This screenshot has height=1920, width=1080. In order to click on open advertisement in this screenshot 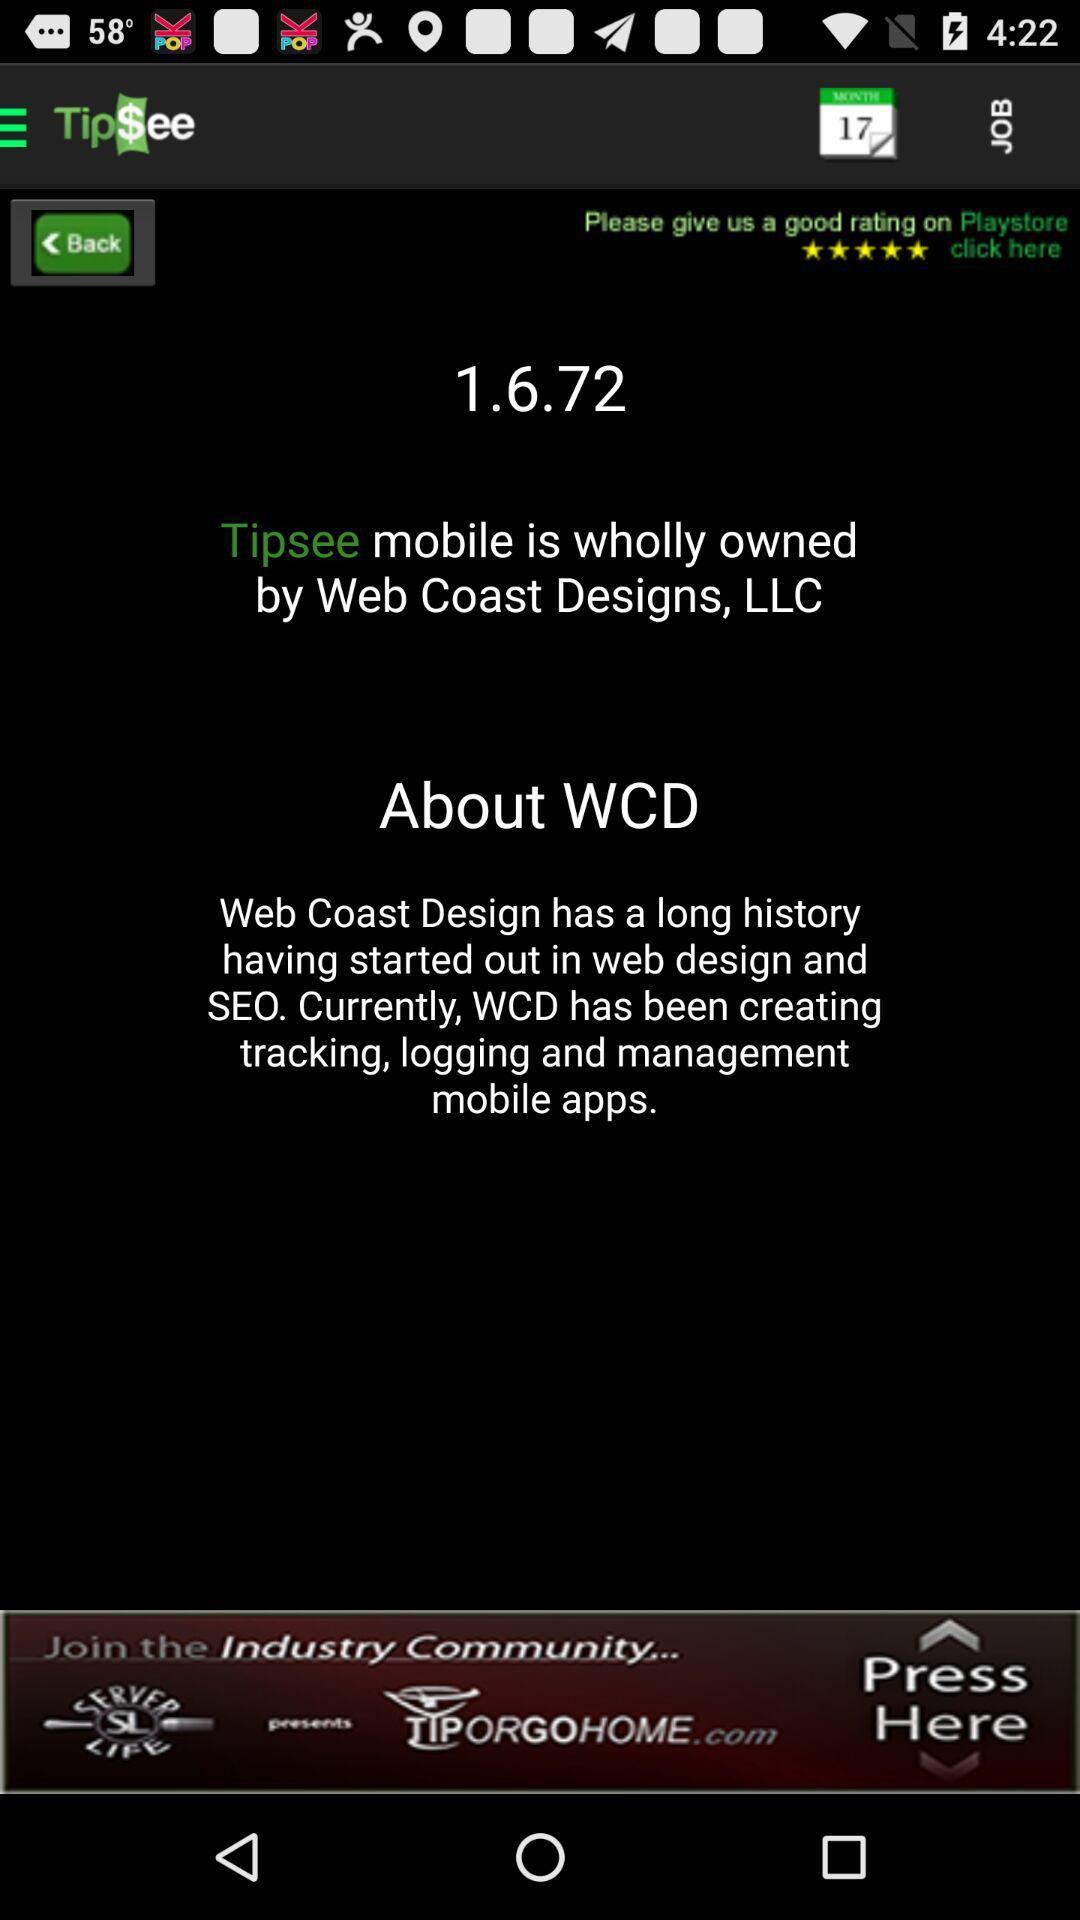, I will do `click(540, 1701)`.